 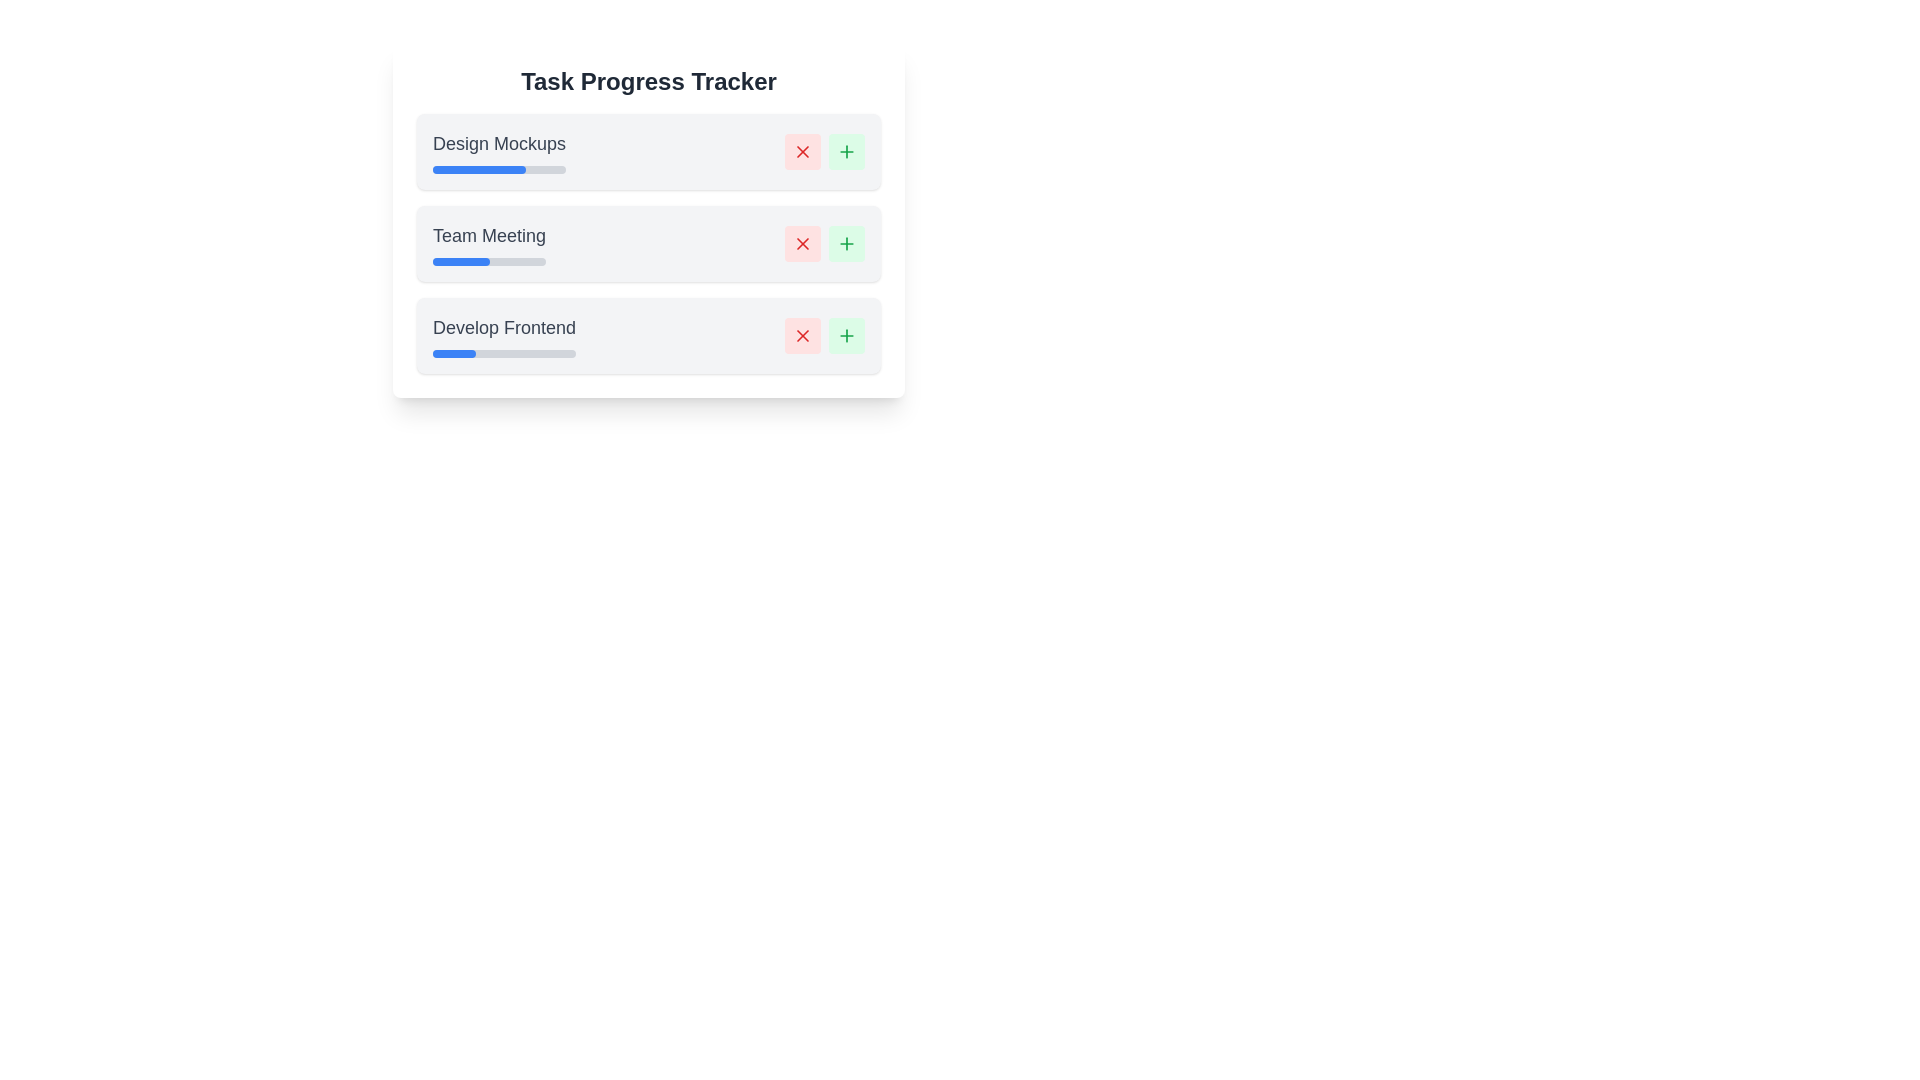 What do you see at coordinates (802, 334) in the screenshot?
I see `the minus button for the task Develop Frontend to adjust its progress` at bounding box center [802, 334].